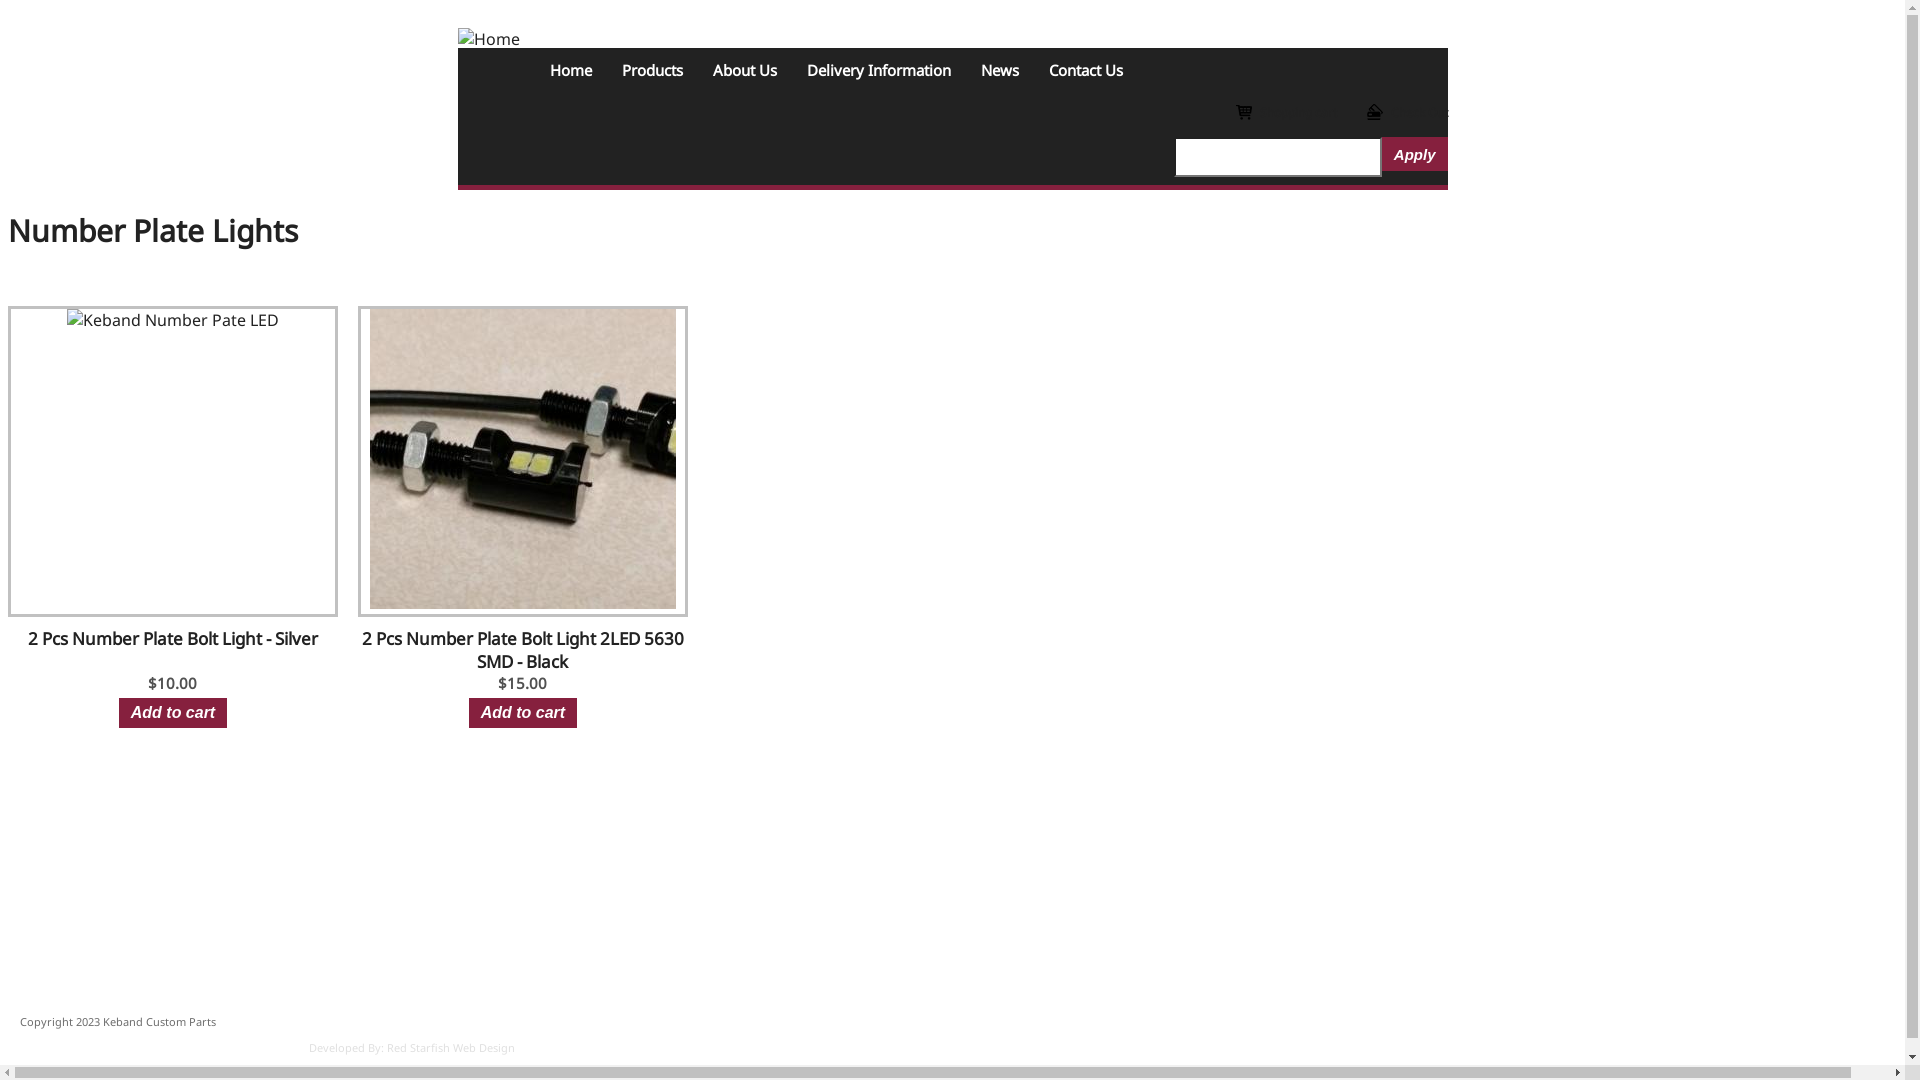 This screenshot has width=1920, height=1080. What do you see at coordinates (878, 68) in the screenshot?
I see `'Delivery Information'` at bounding box center [878, 68].